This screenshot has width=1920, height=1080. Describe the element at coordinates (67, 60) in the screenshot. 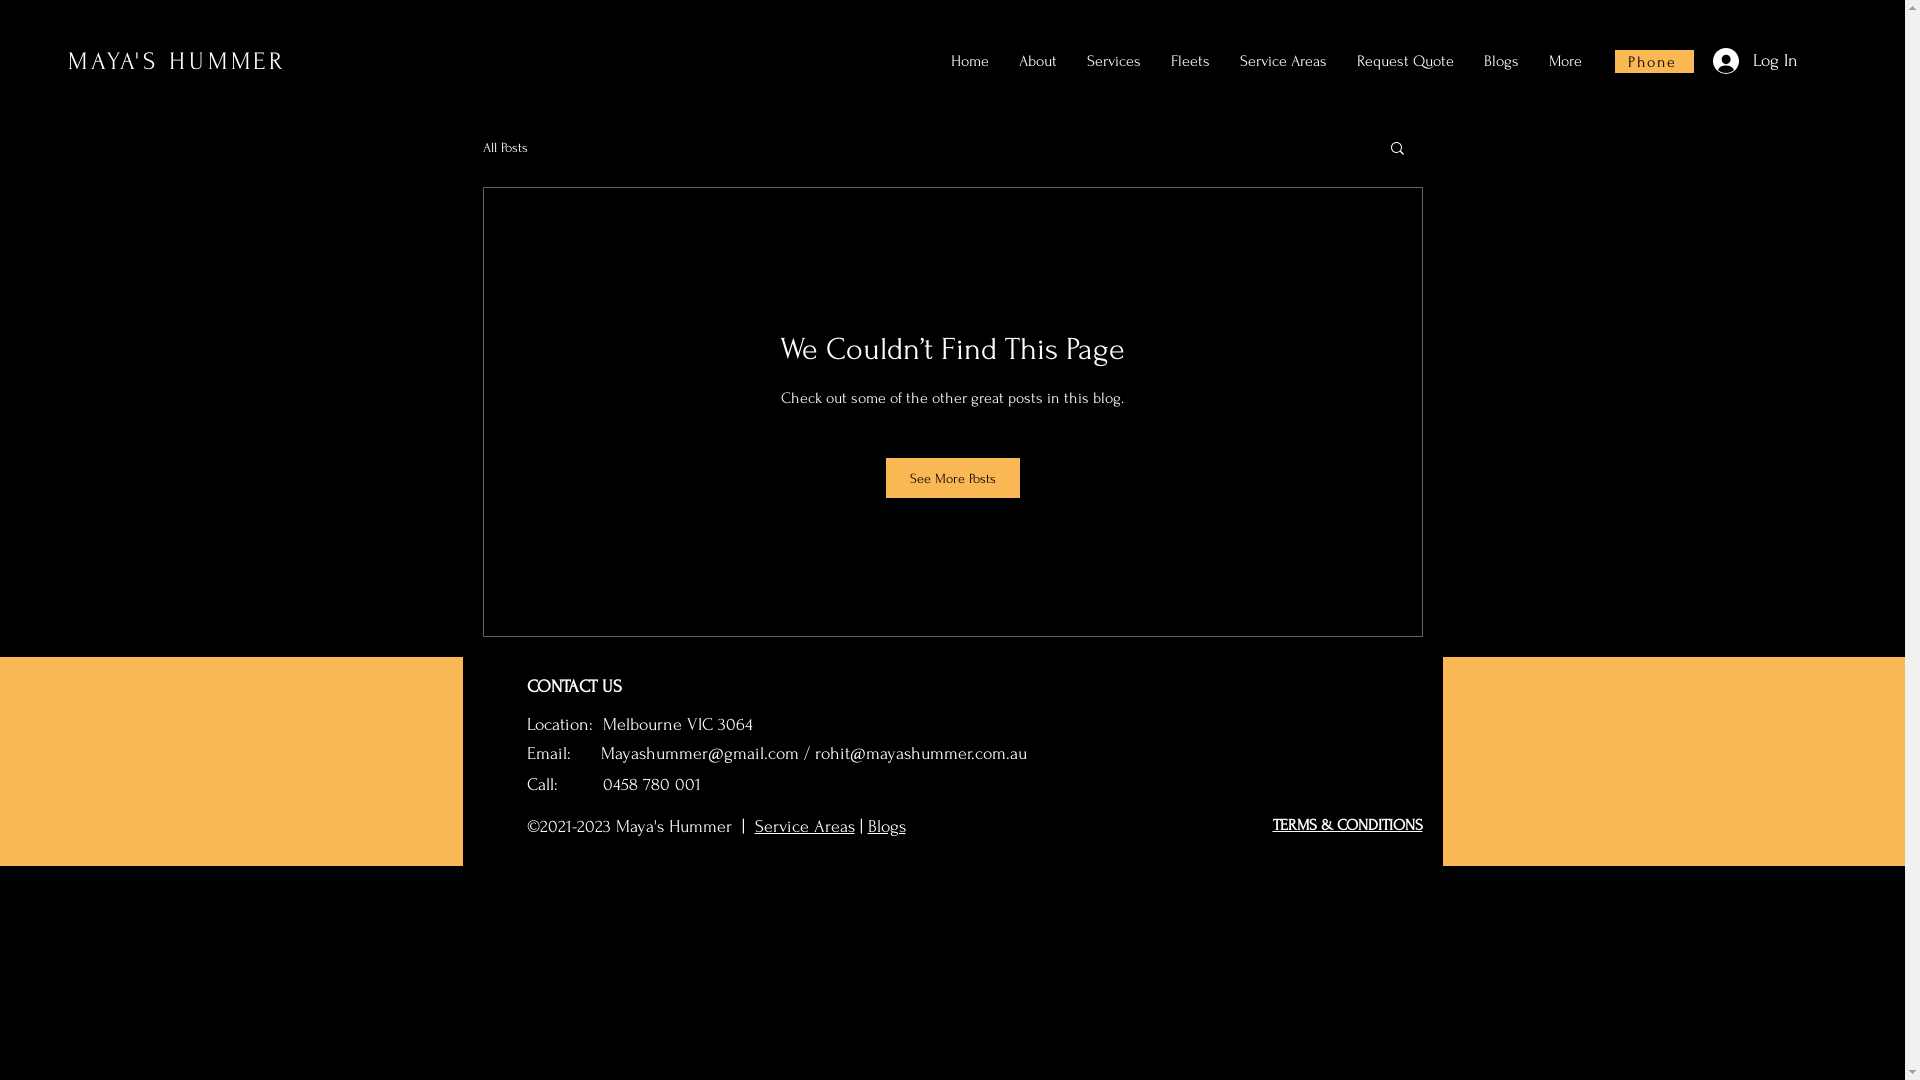

I see `'MAYA'S HUMMER'` at that location.